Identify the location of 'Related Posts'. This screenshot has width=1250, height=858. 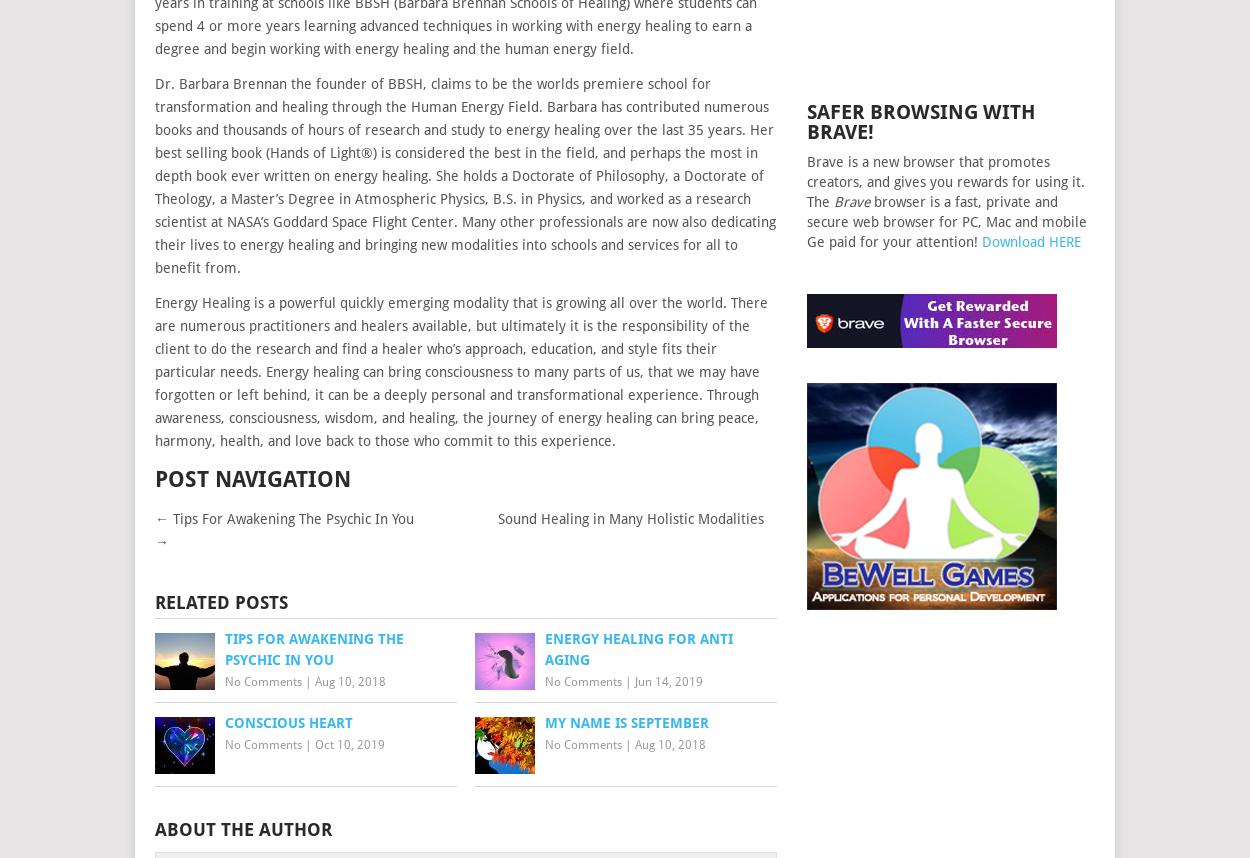
(220, 601).